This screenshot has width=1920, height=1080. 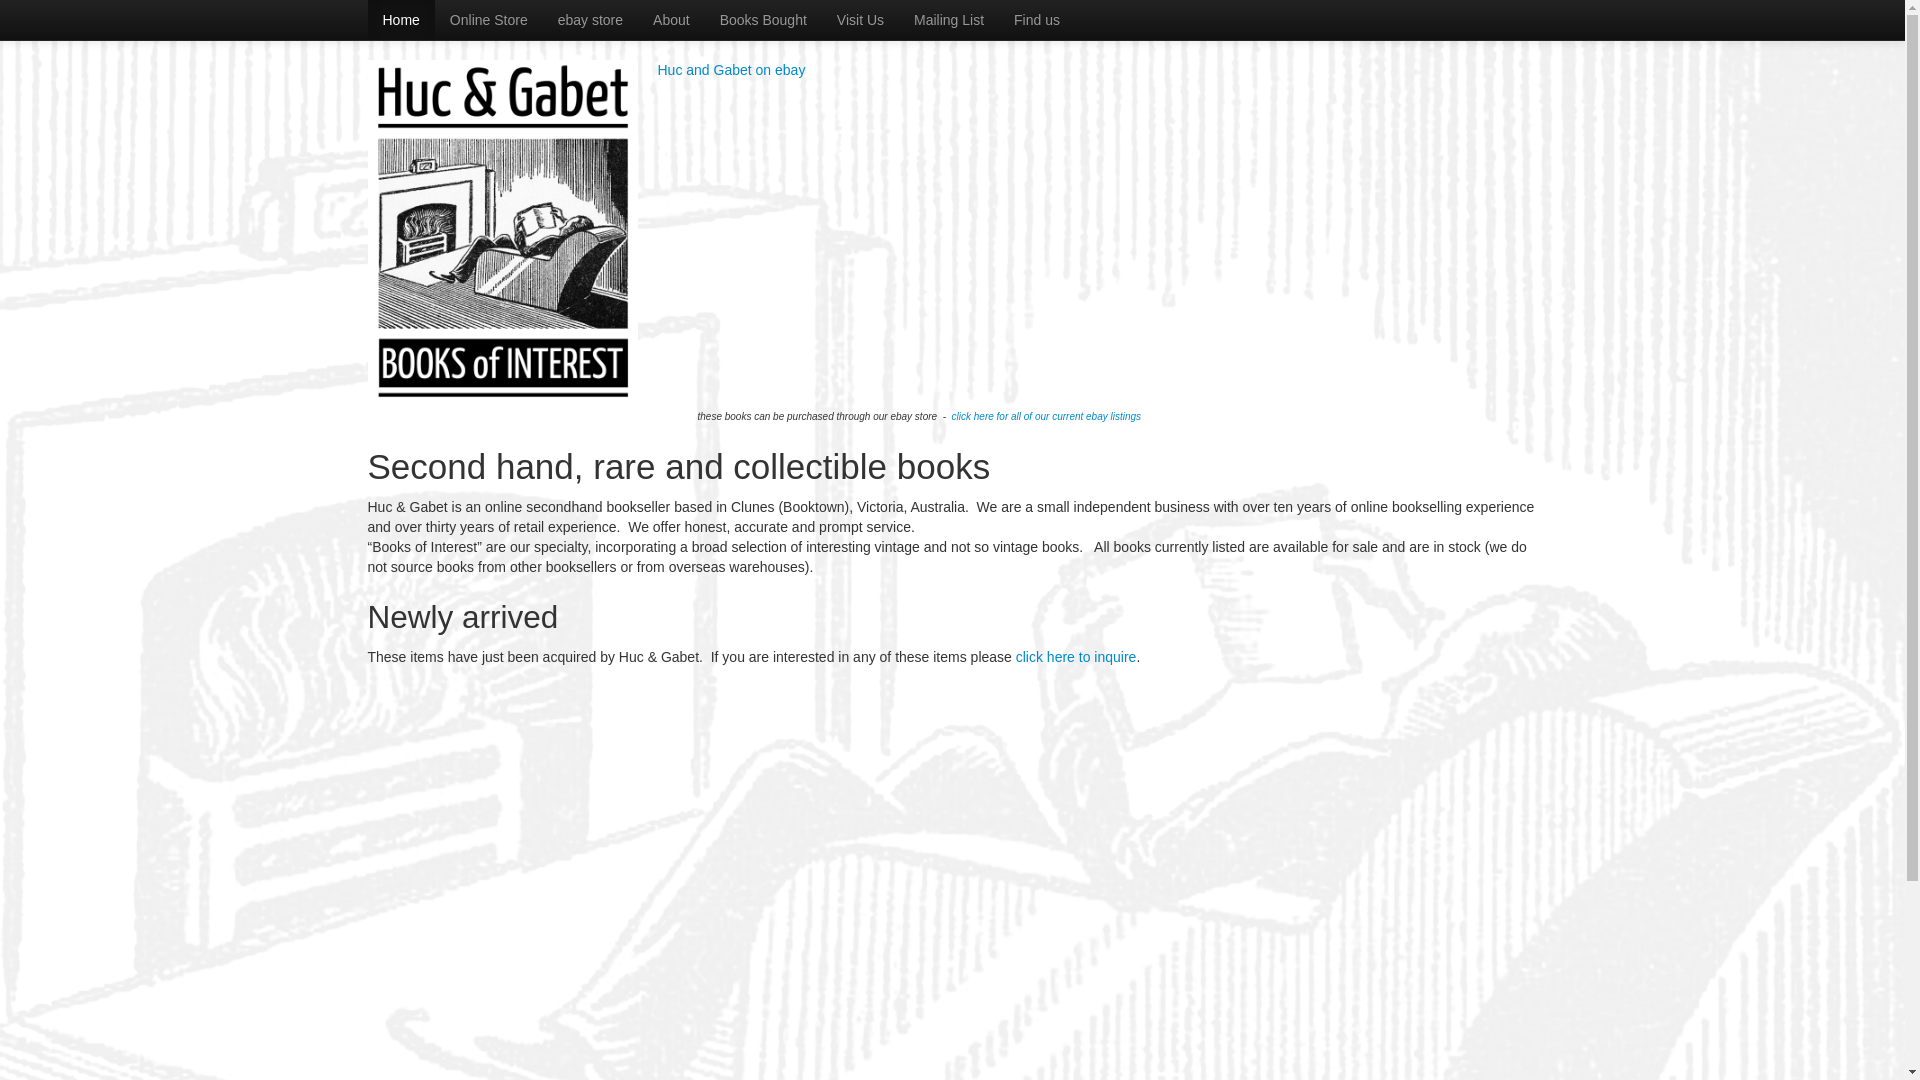 What do you see at coordinates (489, 19) in the screenshot?
I see `'Online Store'` at bounding box center [489, 19].